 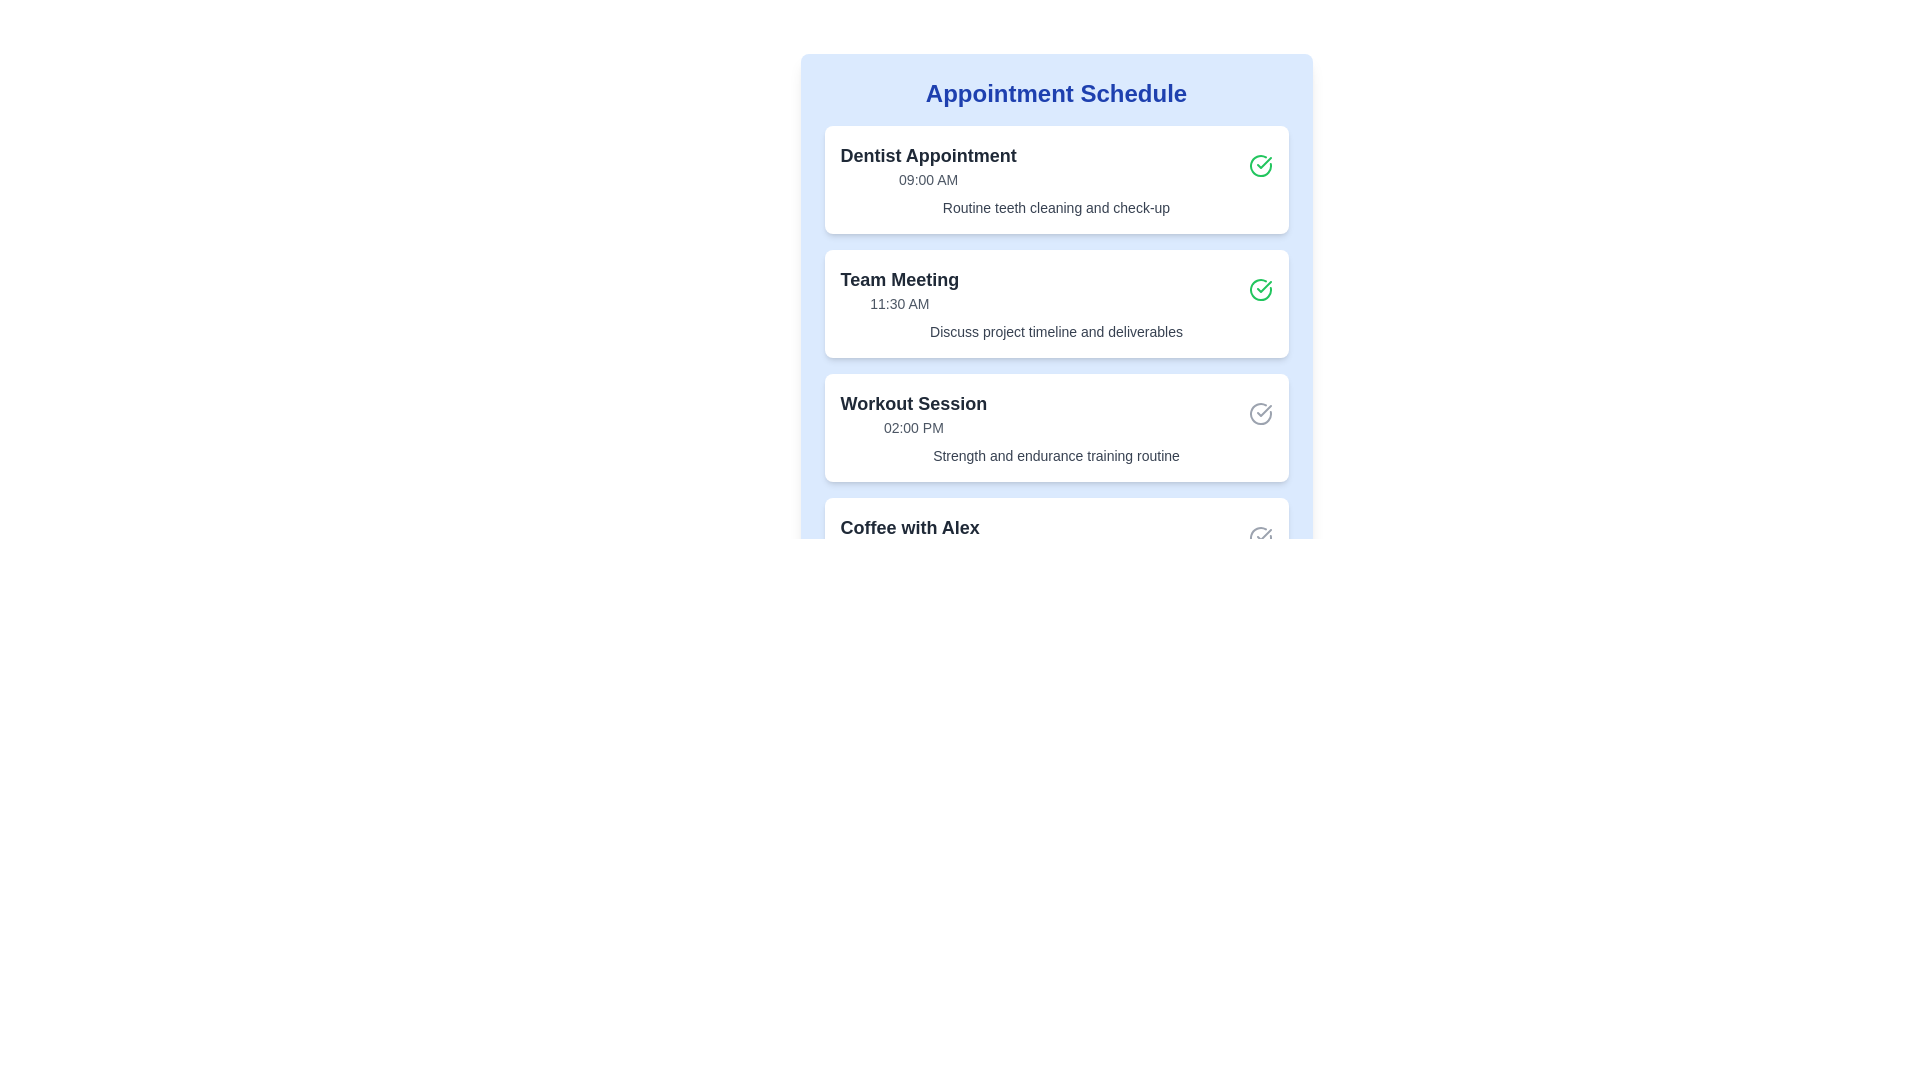 I want to click on the partial circle component icon indicating the status of 'Coffee with Alex', located at the bottom of the schedule list, so click(x=1259, y=536).